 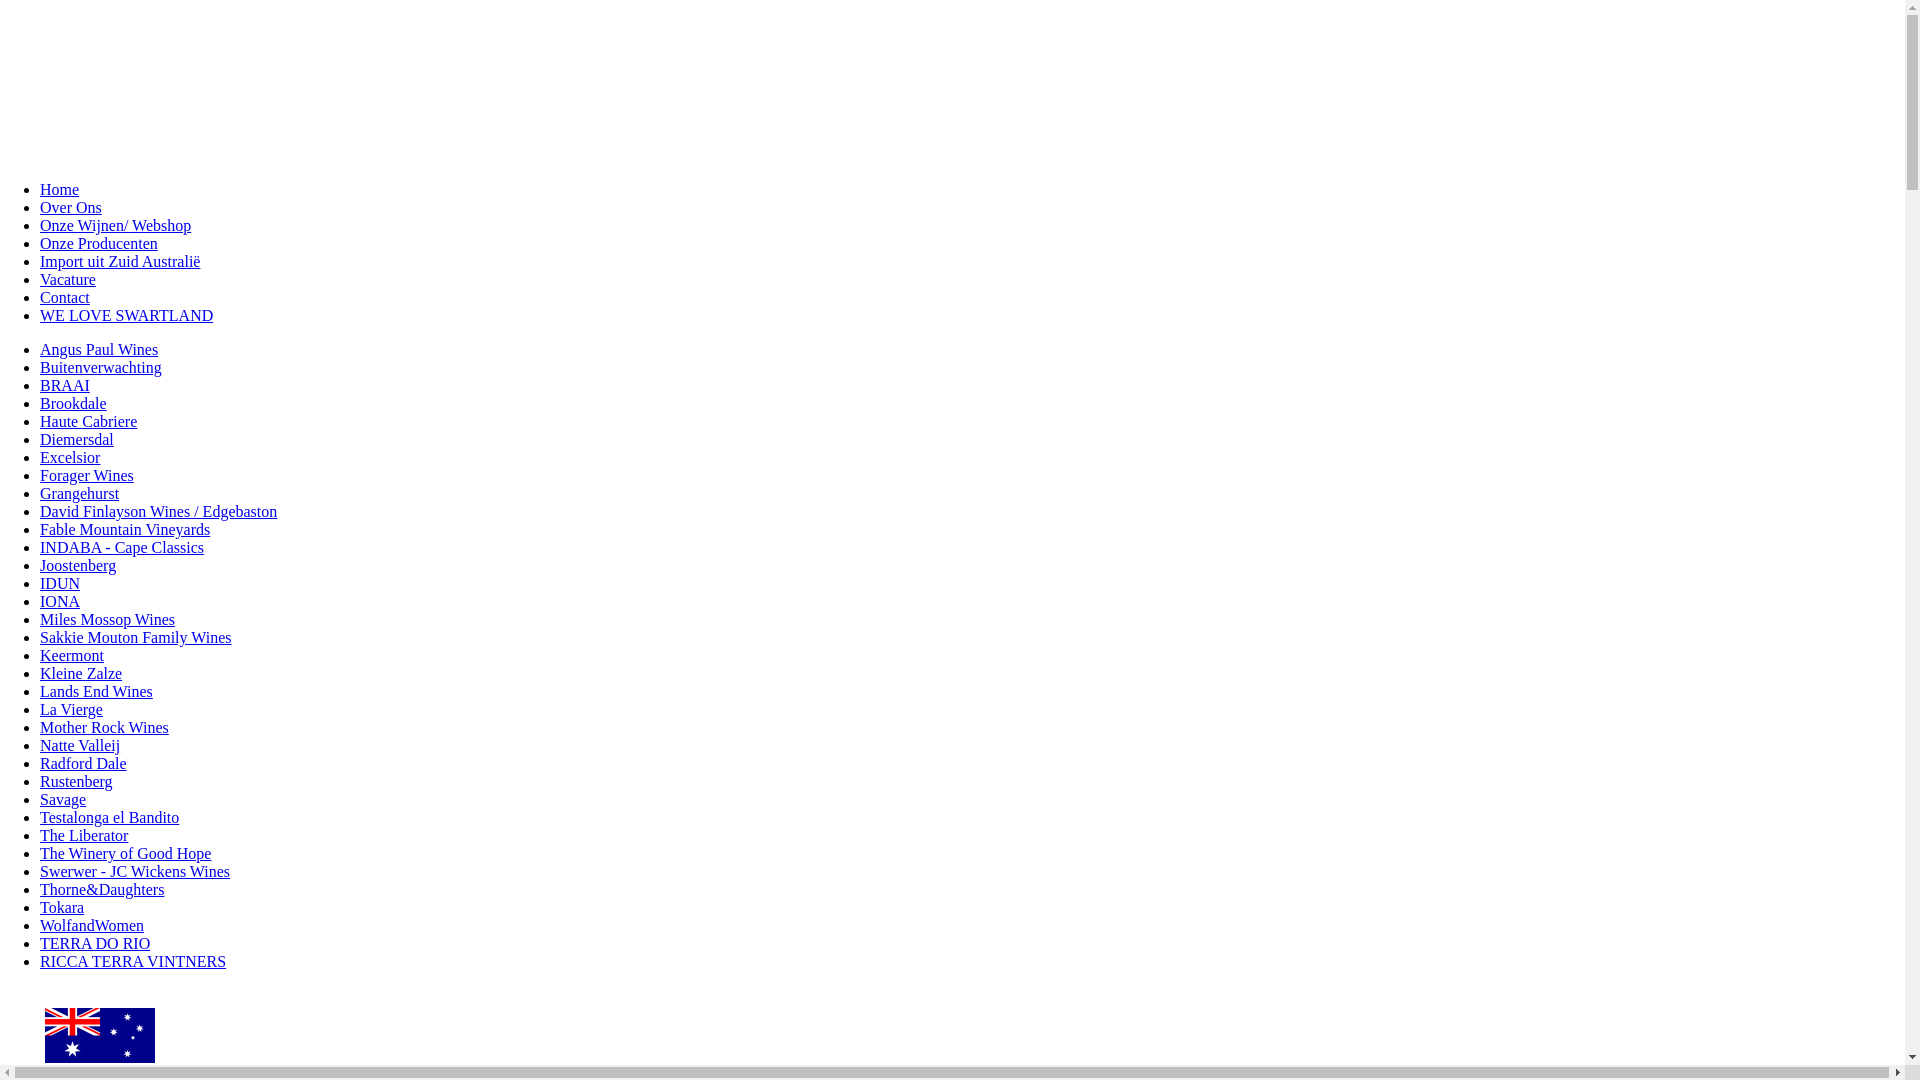 What do you see at coordinates (39, 493) in the screenshot?
I see `'Grangehurst'` at bounding box center [39, 493].